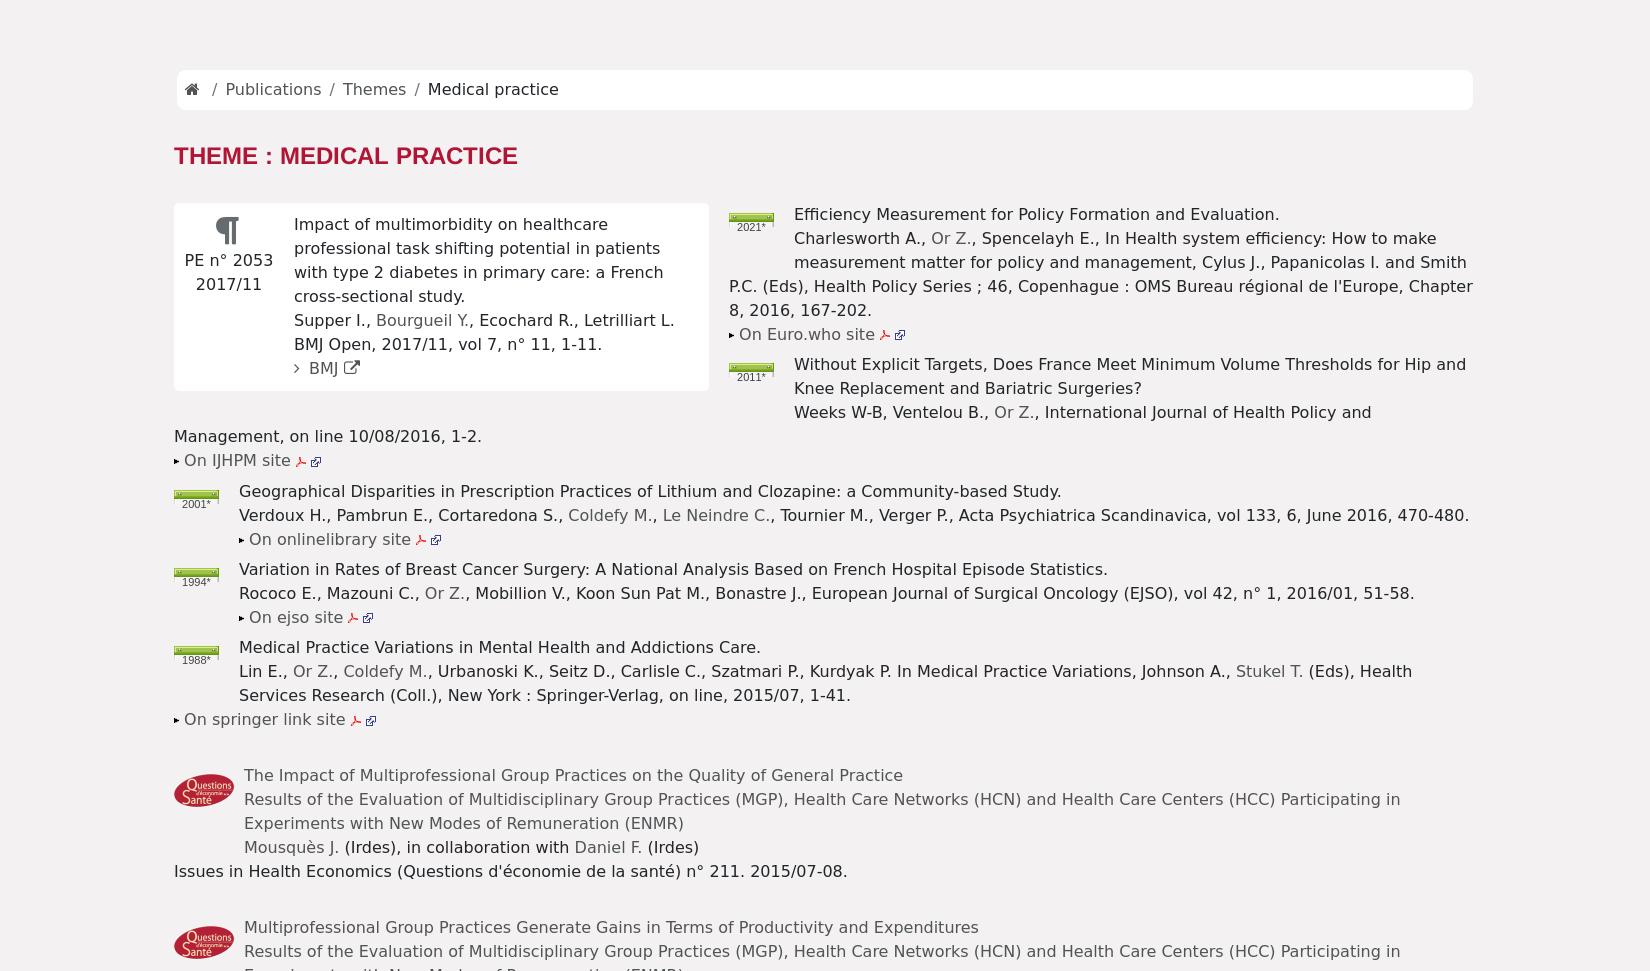 Image resolution: width=1650 pixels, height=971 pixels. Describe the element at coordinates (335, 857) in the screenshot. I see `'Working paper n° 19. 2008/12'` at that location.